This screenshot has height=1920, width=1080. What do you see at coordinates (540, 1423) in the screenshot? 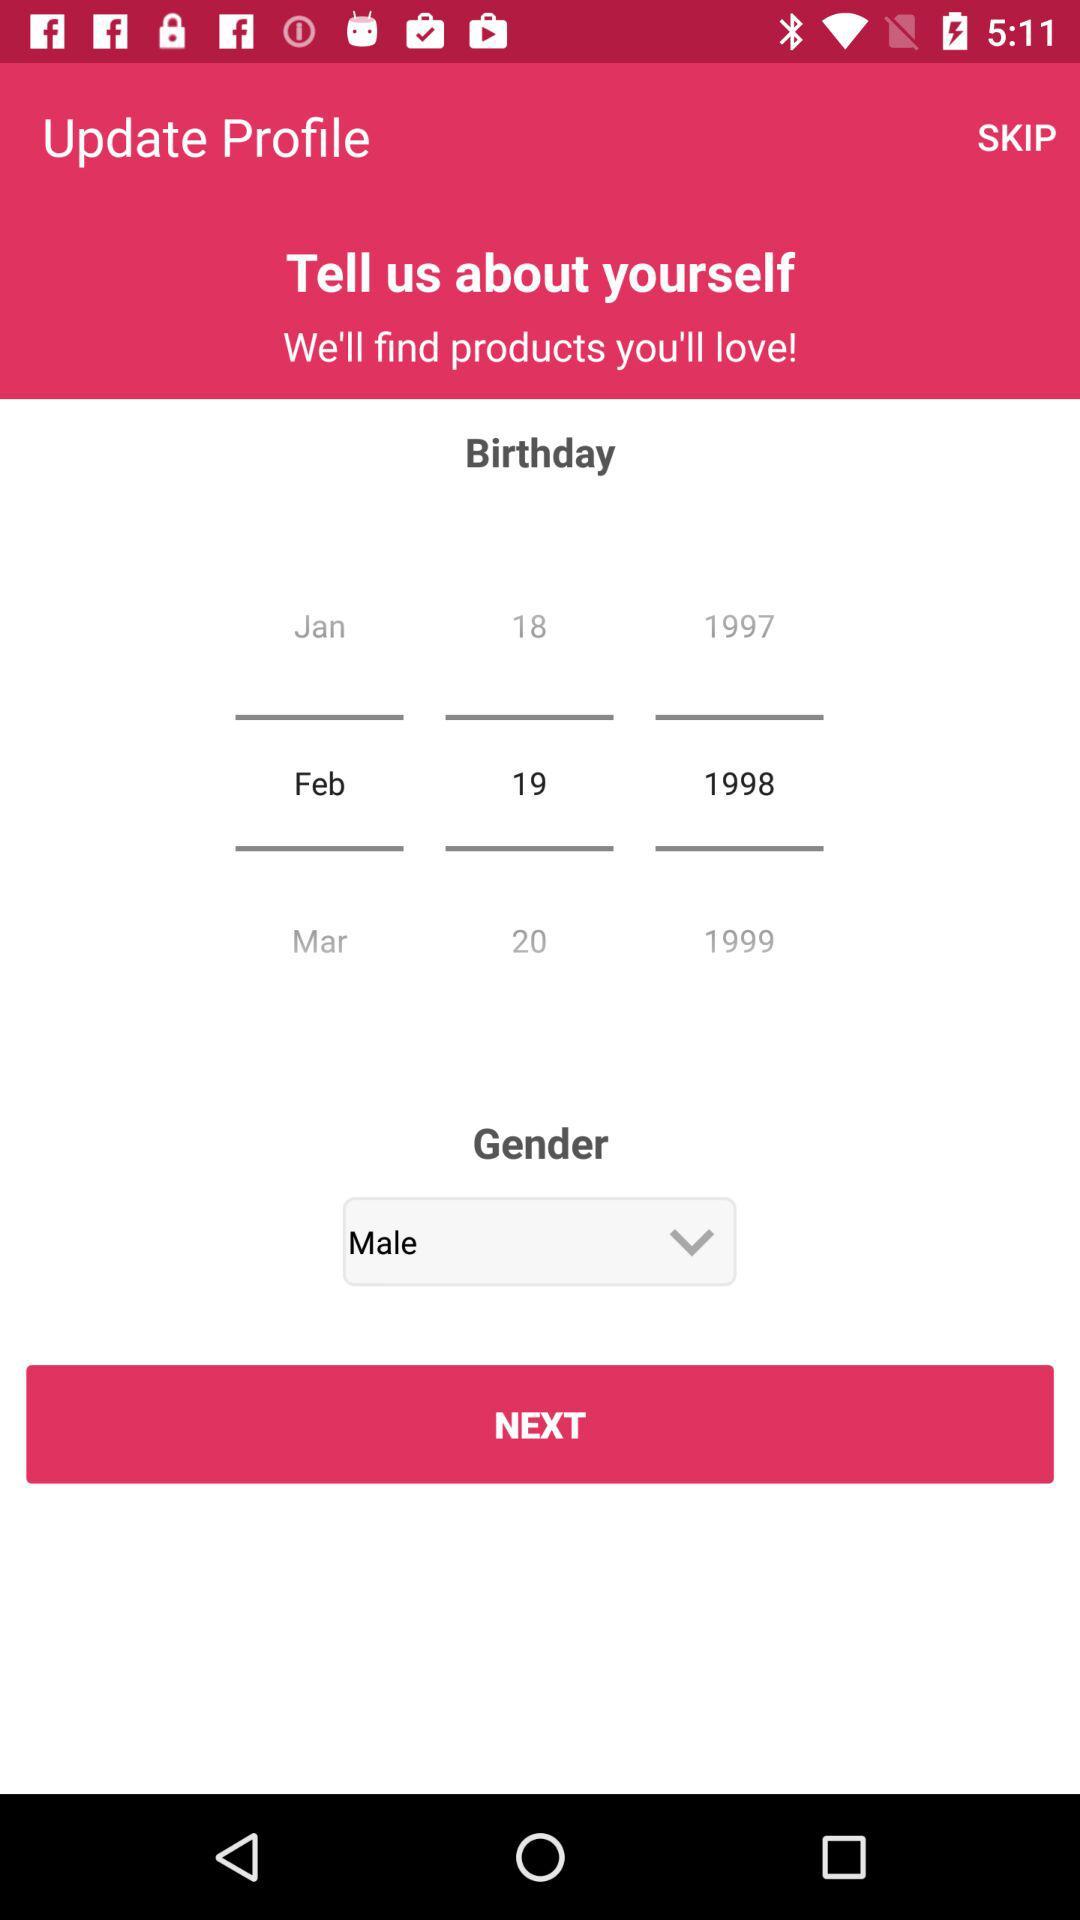
I see `next` at bounding box center [540, 1423].